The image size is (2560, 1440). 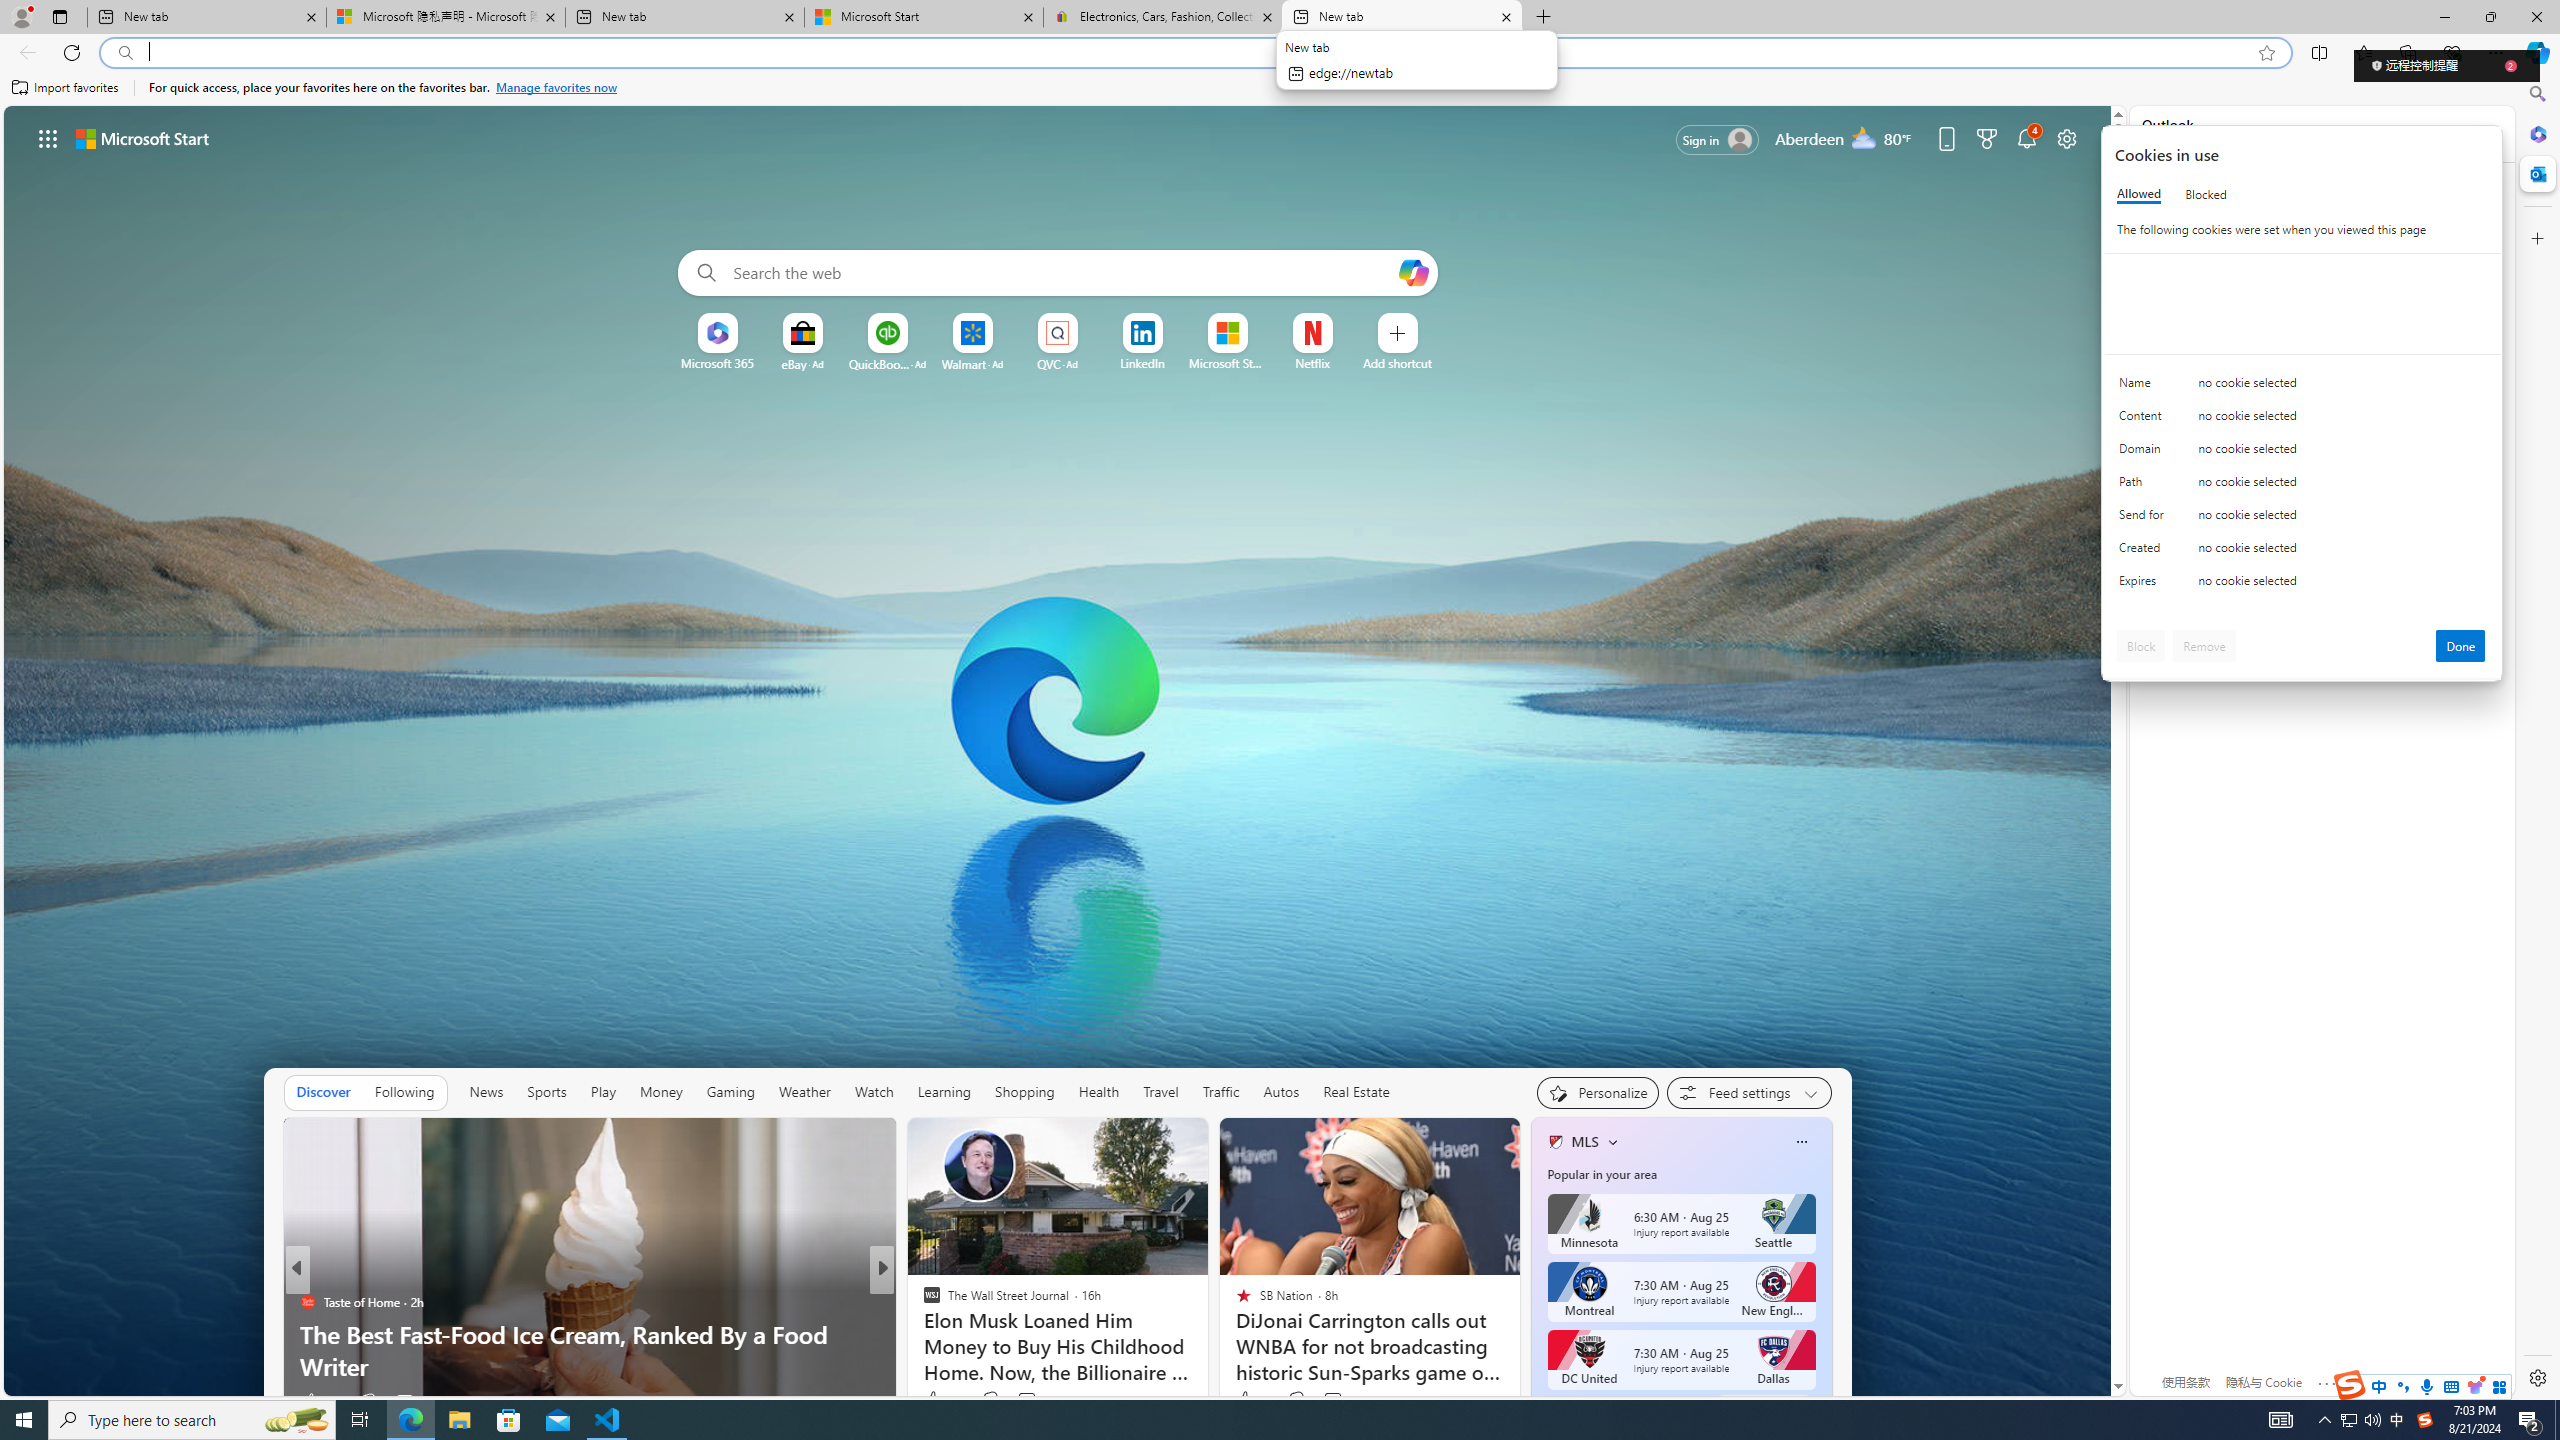 What do you see at coordinates (1026, 1401) in the screenshot?
I see `'View comments 5 Comment'` at bounding box center [1026, 1401].